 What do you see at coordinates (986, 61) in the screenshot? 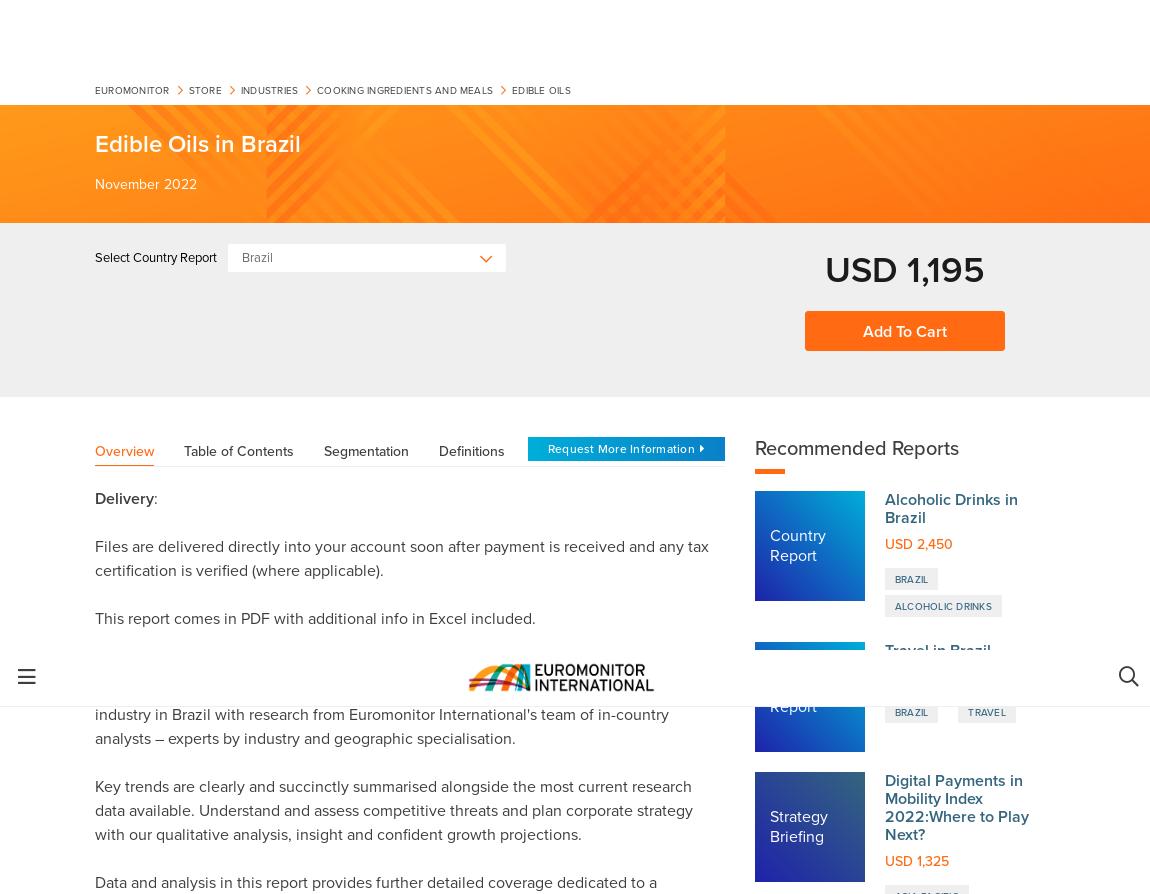
I see `'Travel'` at bounding box center [986, 61].